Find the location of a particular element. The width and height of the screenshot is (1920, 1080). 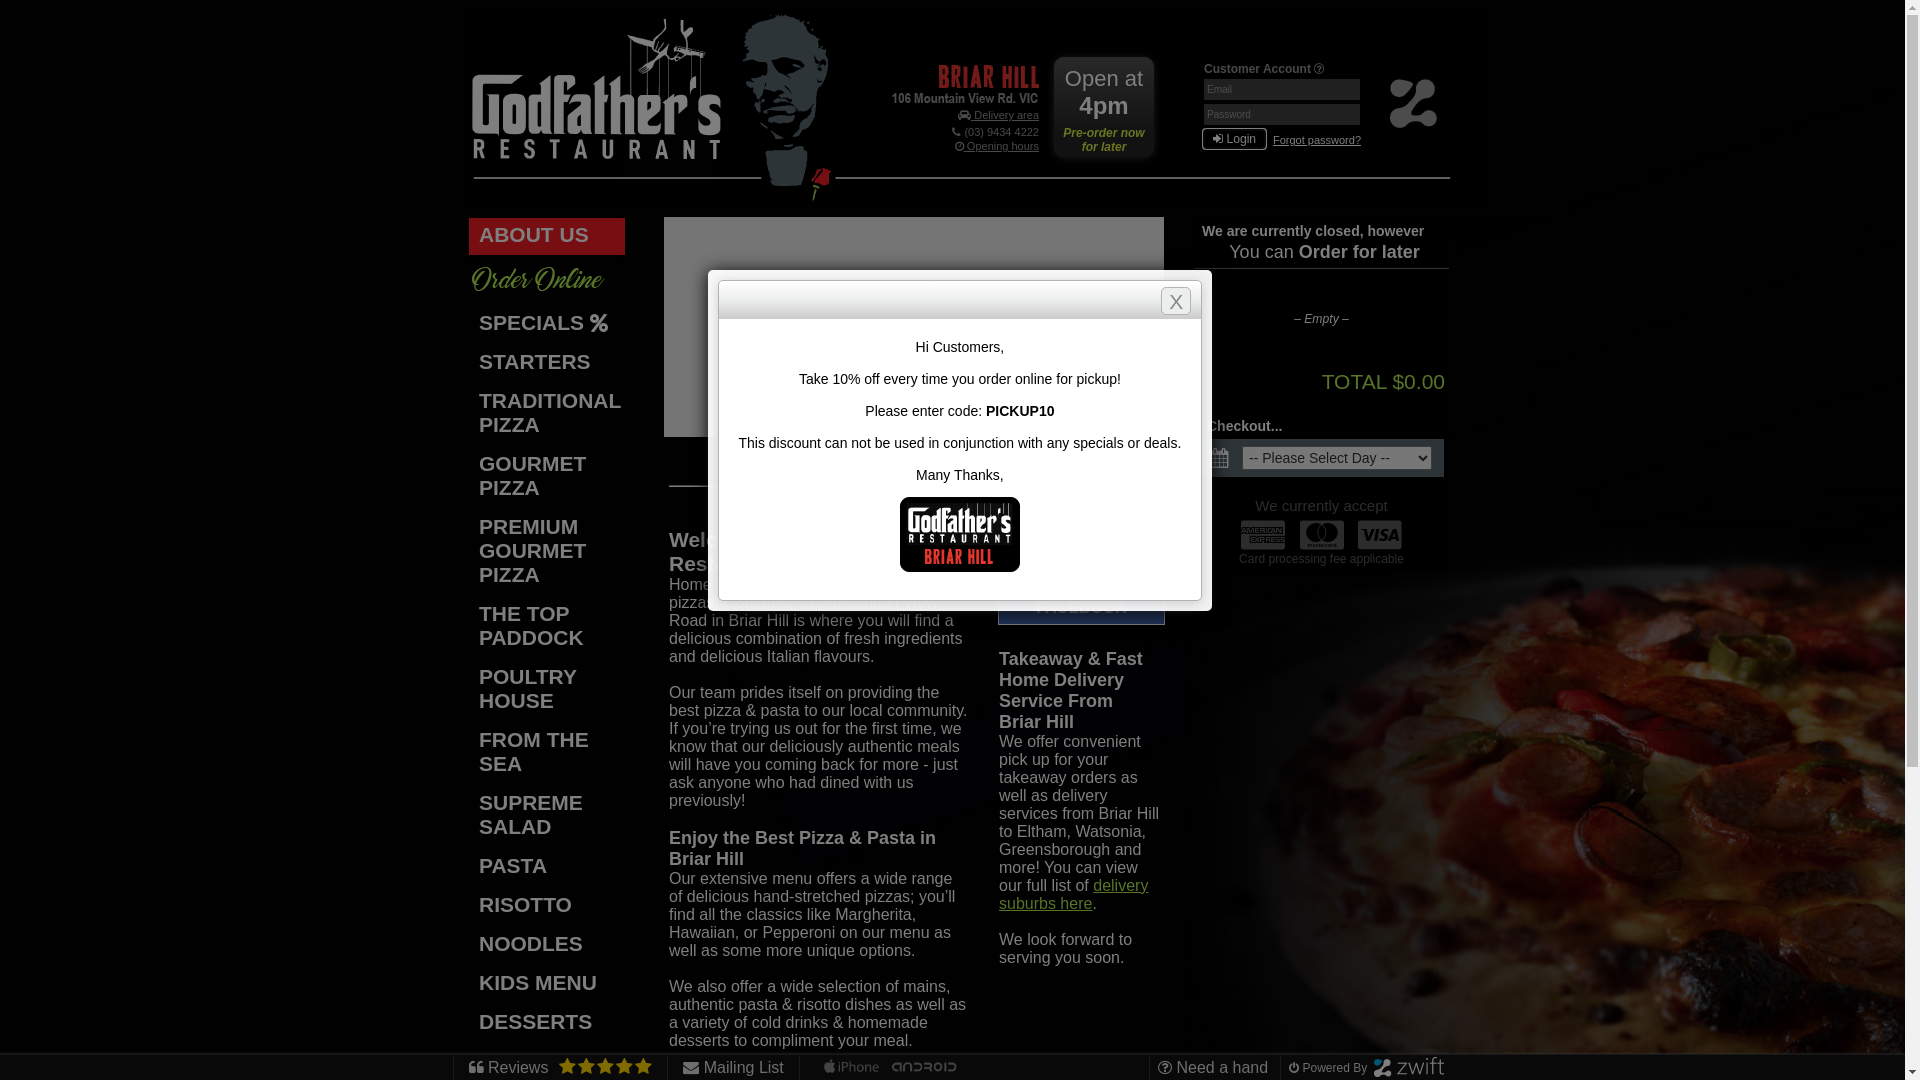

'Login' is located at coordinates (1233, 137).